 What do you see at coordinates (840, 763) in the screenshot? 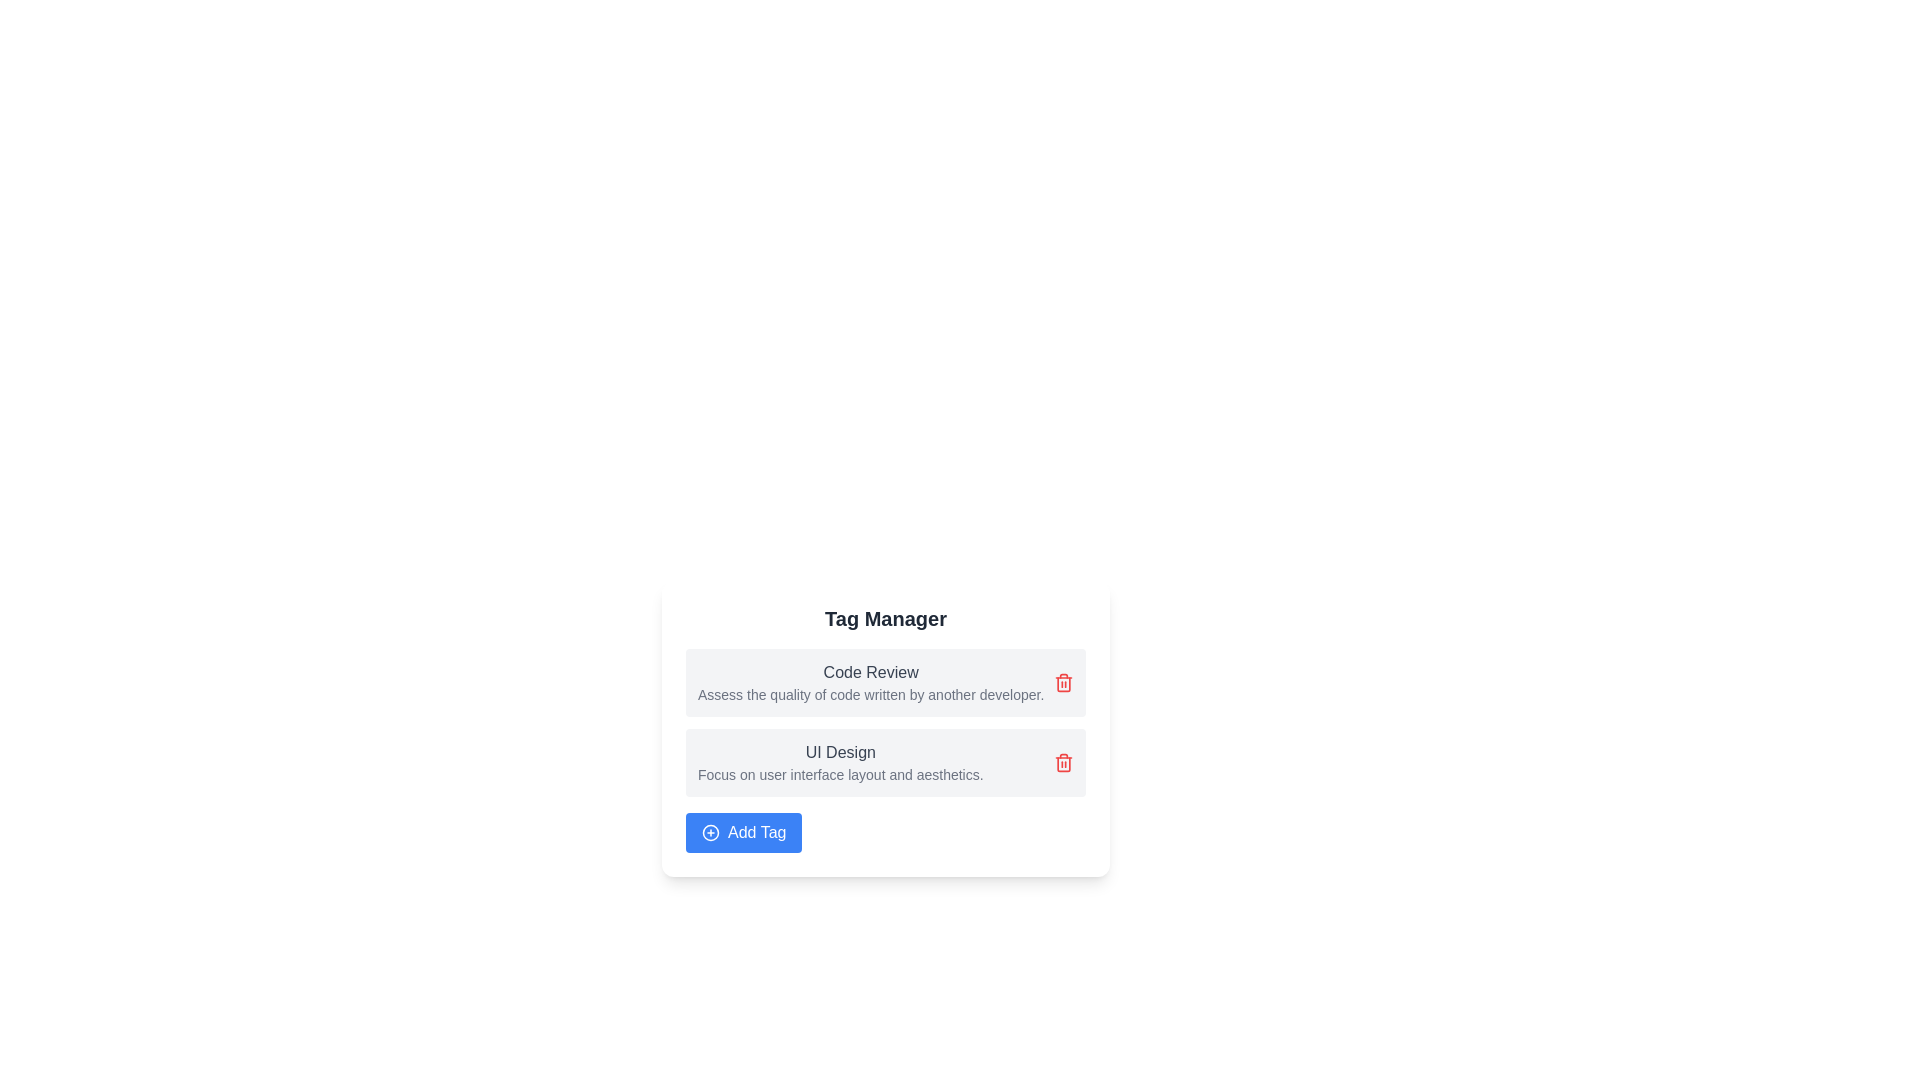
I see `the Text display block that provides information about the UI design tag, located below the 'Code Review' box and above the 'Add Tag' button` at bounding box center [840, 763].